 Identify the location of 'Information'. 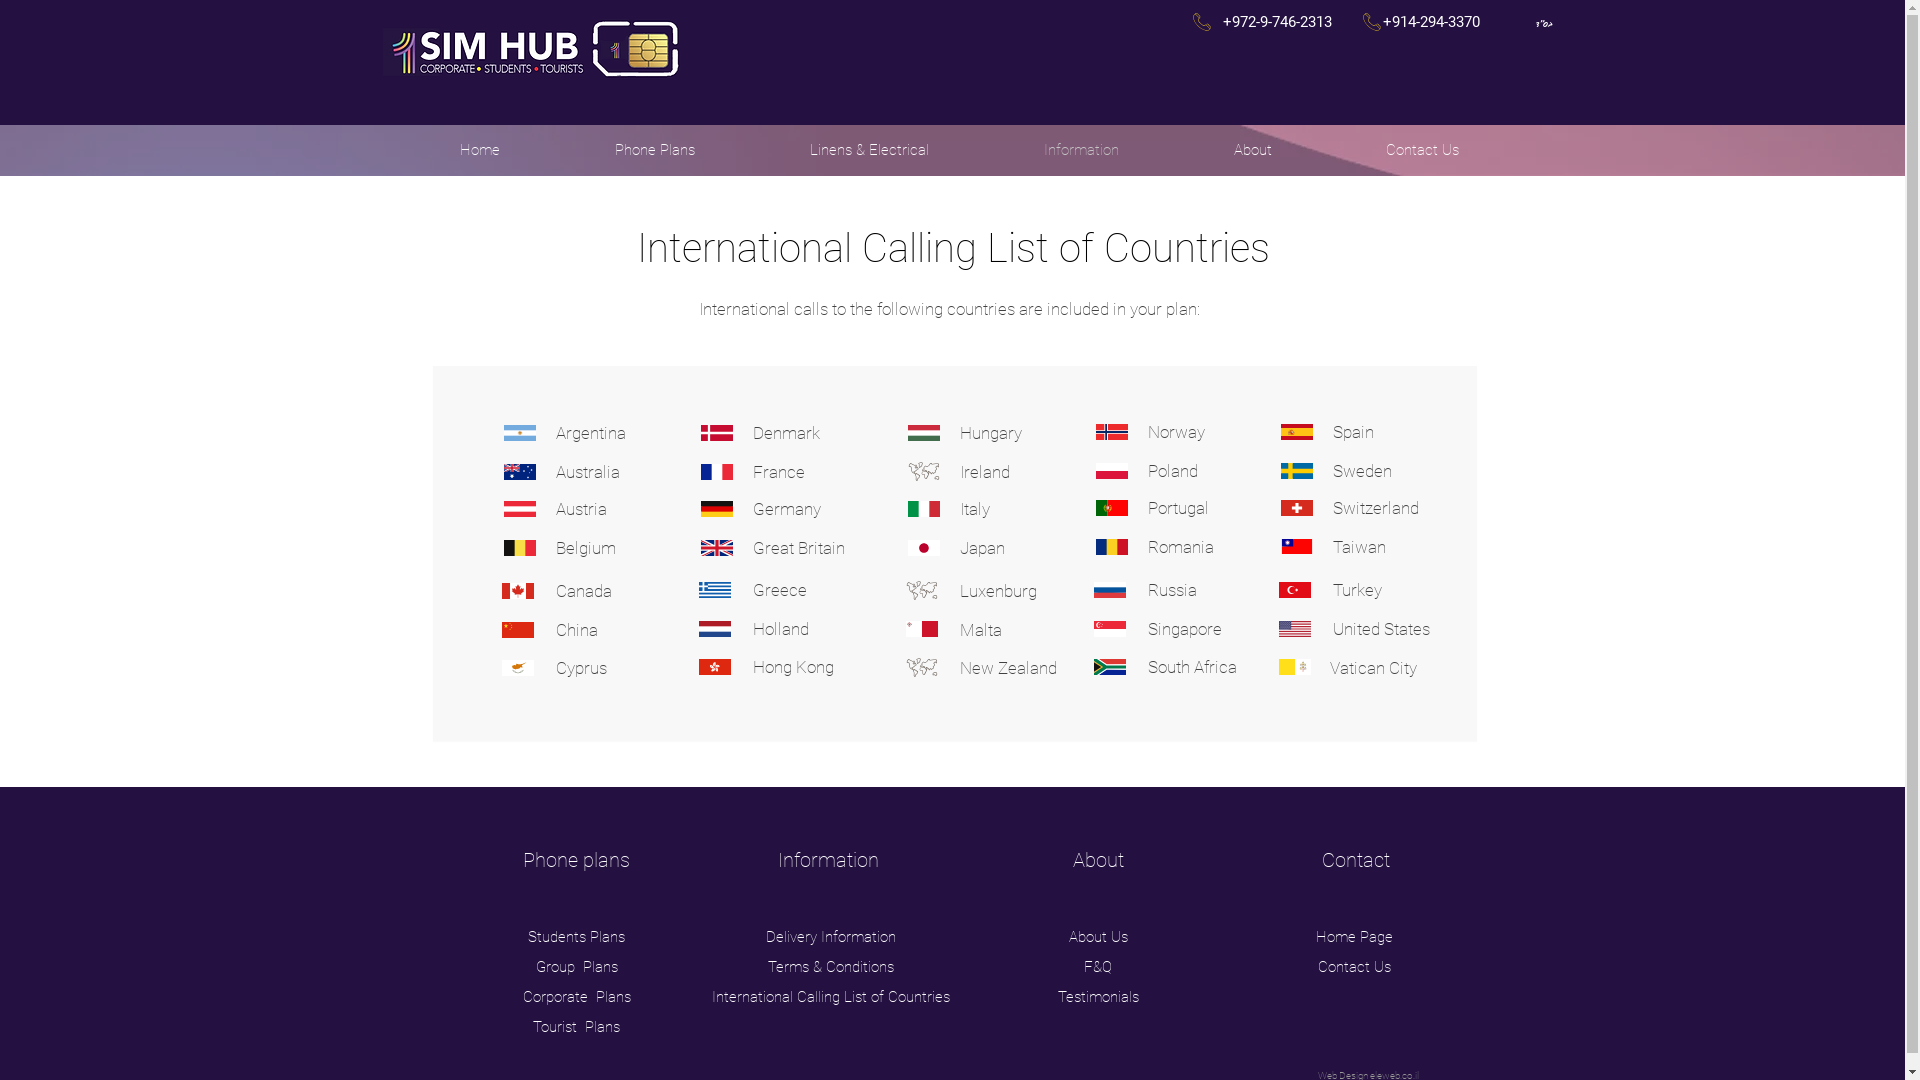
(1079, 149).